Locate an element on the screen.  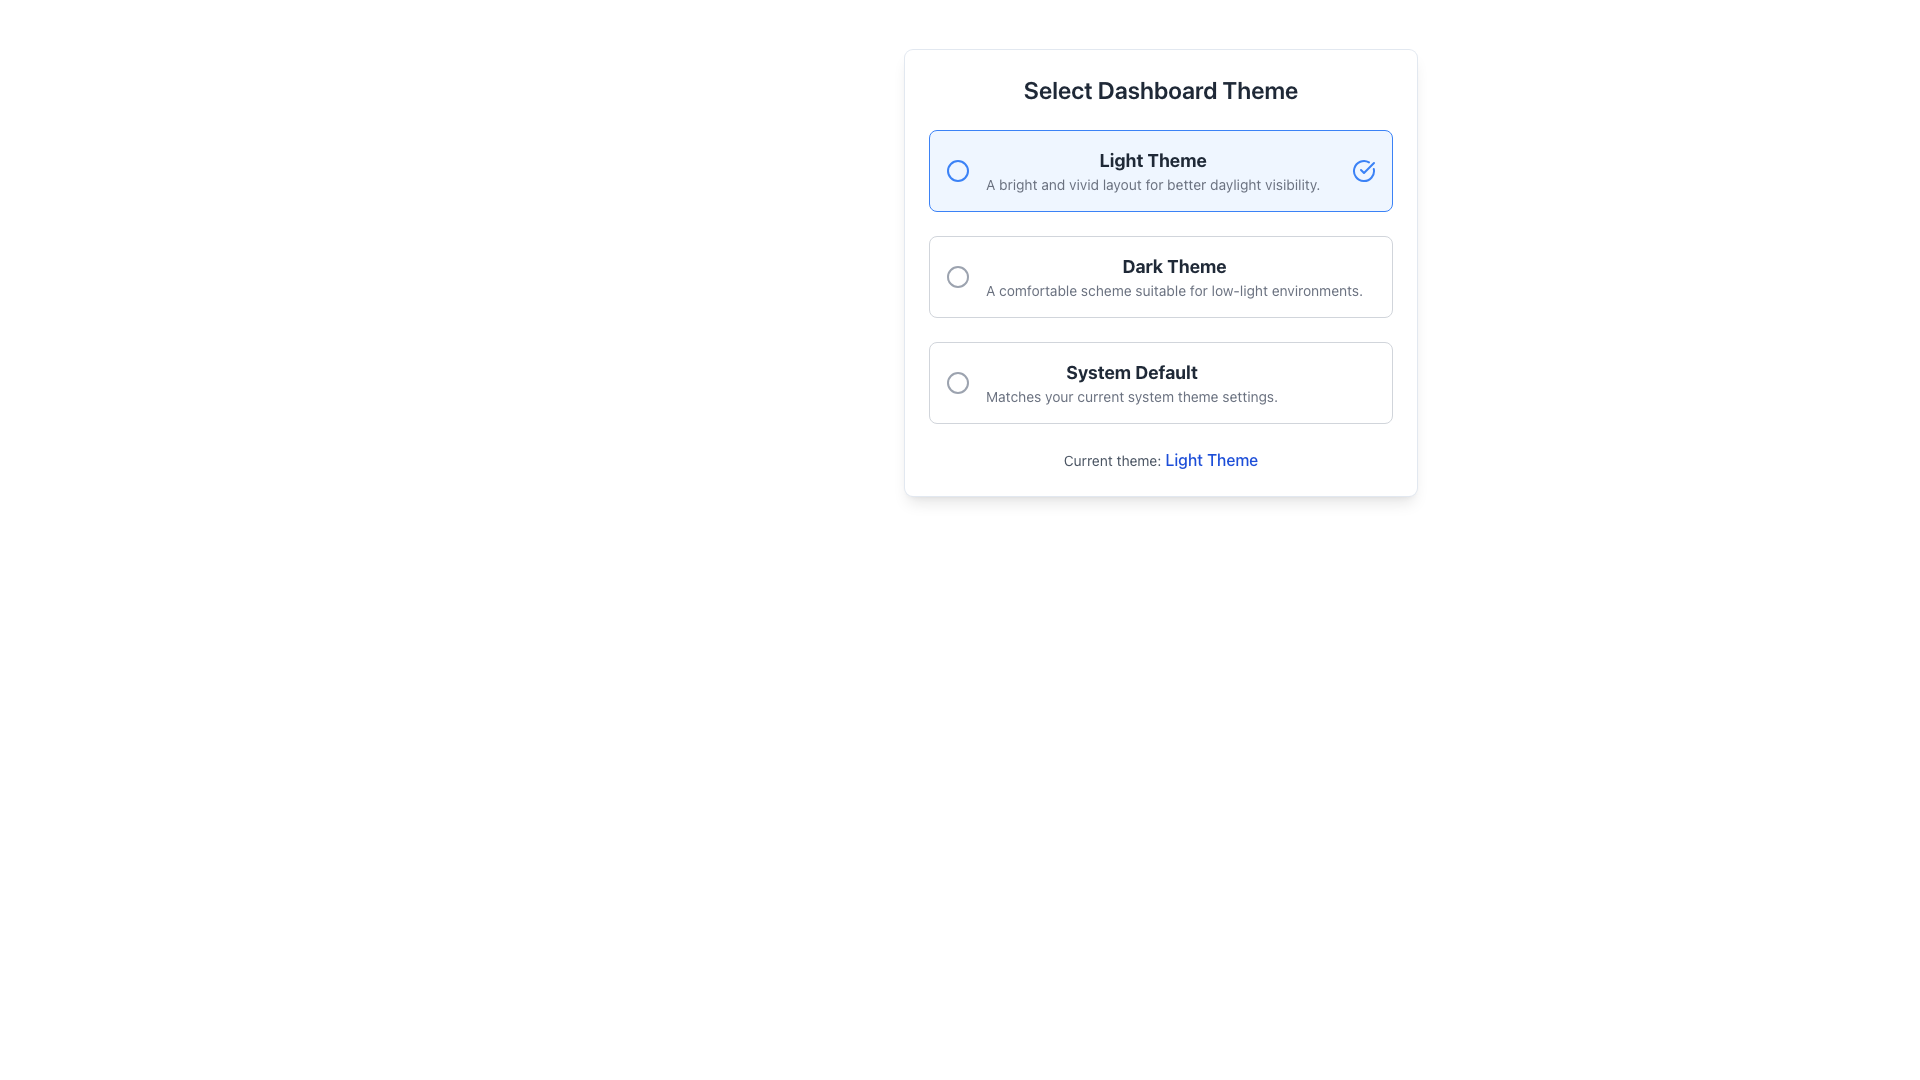
the radio button graphic for the 'Dark Theme' option is located at coordinates (957, 277).